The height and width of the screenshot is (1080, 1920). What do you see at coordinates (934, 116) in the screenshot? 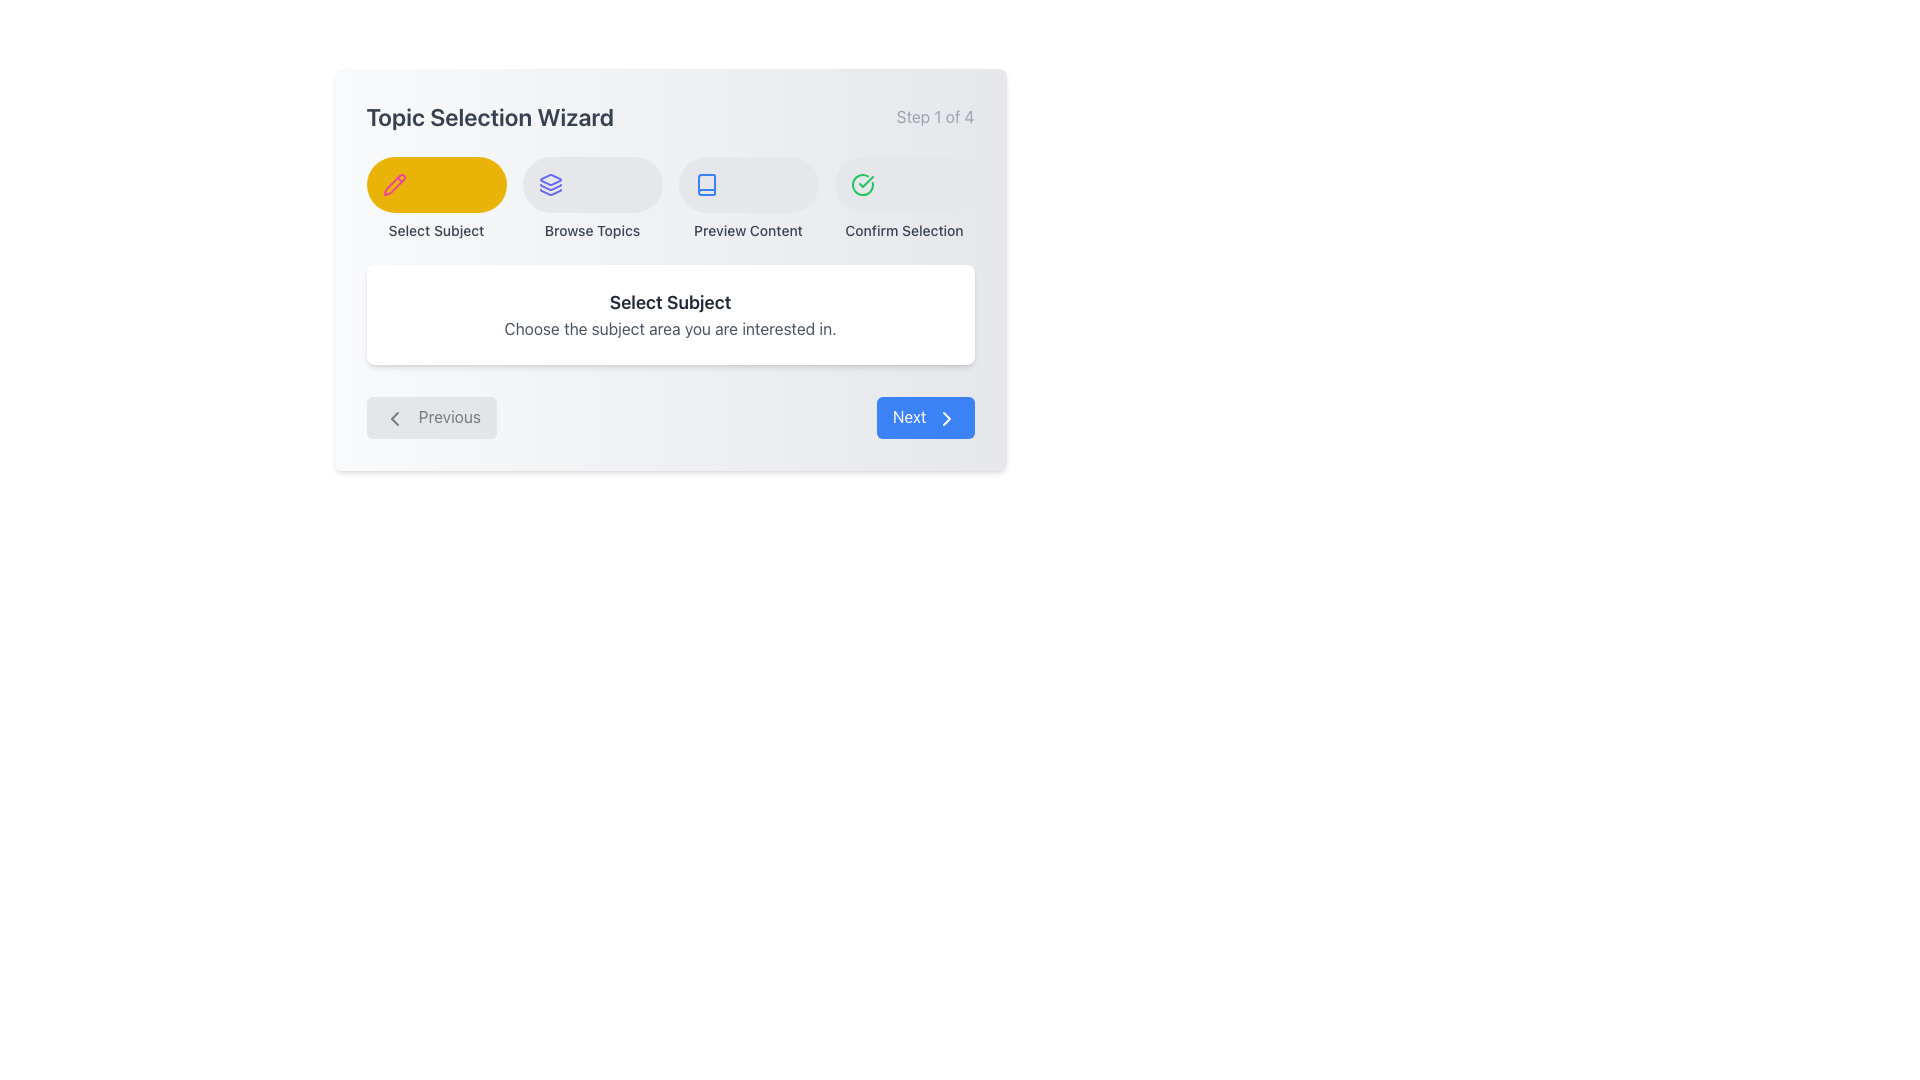
I see `the text element displaying 'Step 1 of 4' in light gray, located at the top-right corner of the wizard interface section` at bounding box center [934, 116].